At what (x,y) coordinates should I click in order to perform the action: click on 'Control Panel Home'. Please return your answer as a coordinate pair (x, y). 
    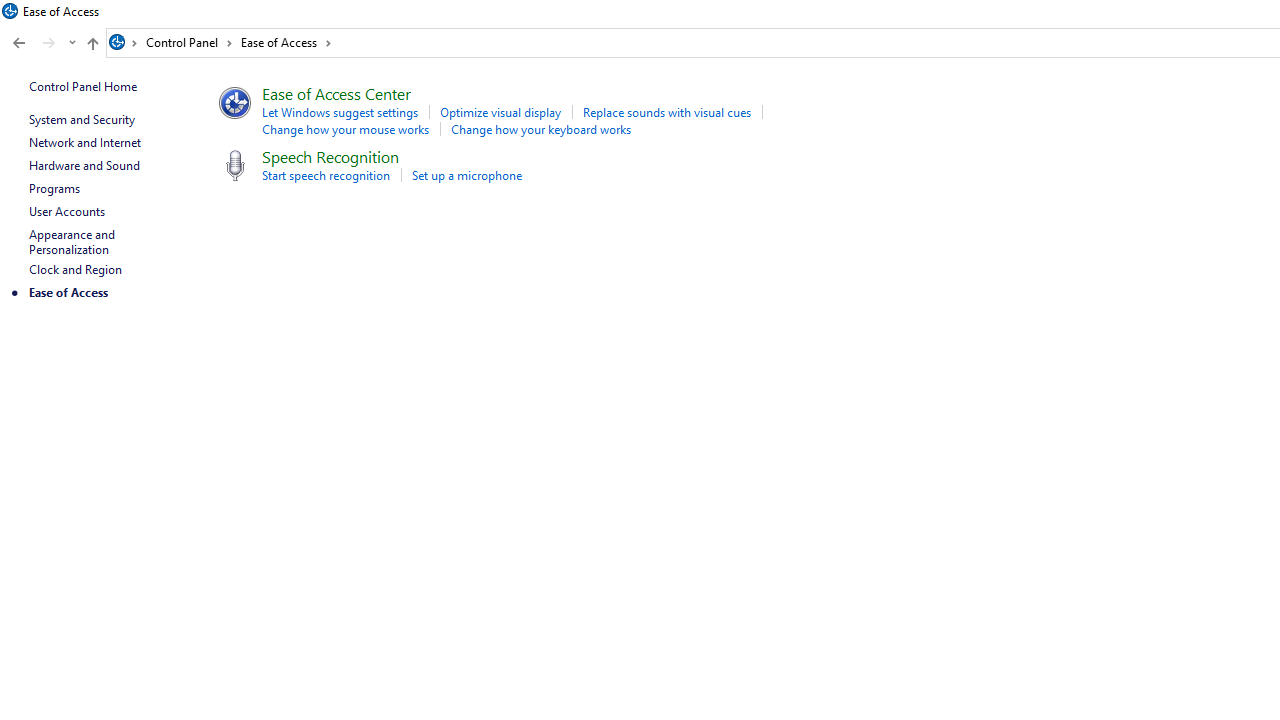
    Looking at the image, I should click on (82, 85).